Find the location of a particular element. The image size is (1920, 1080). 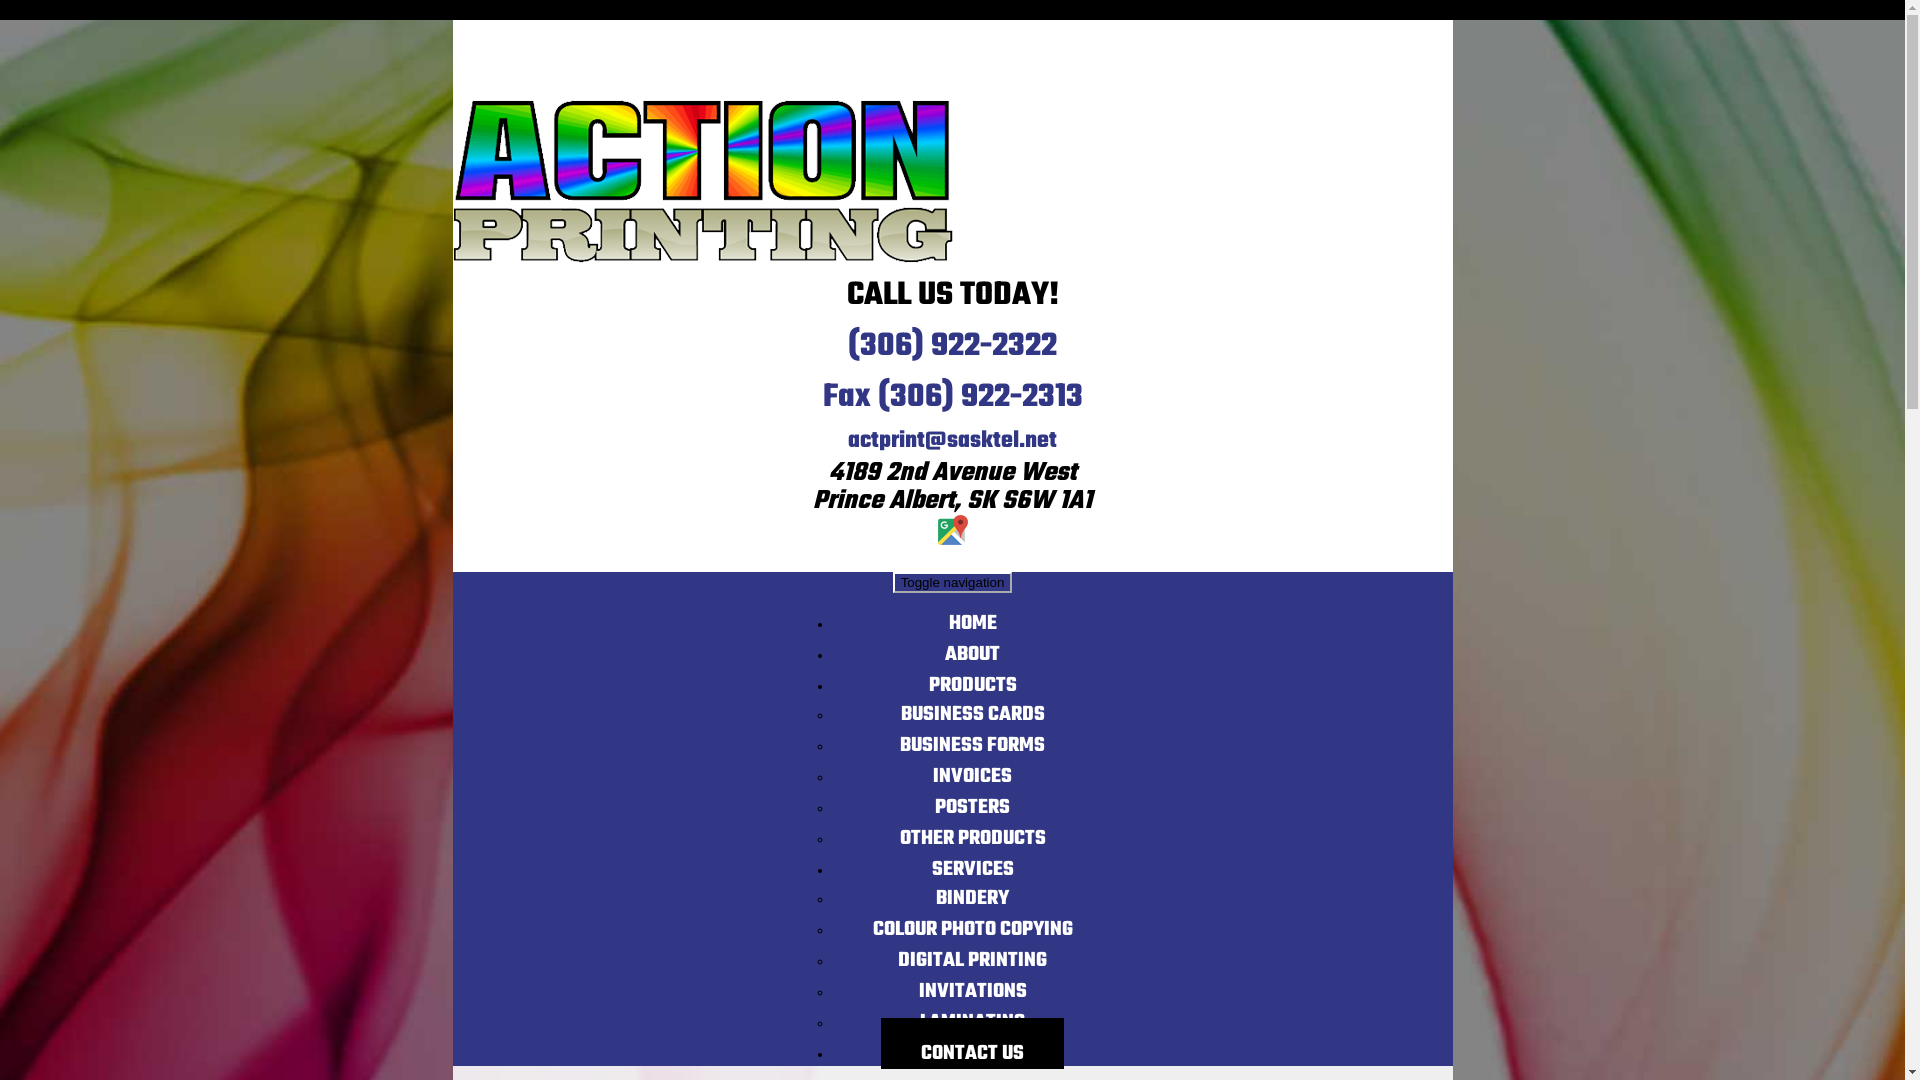

'PRODUCTS' is located at coordinates (972, 675).